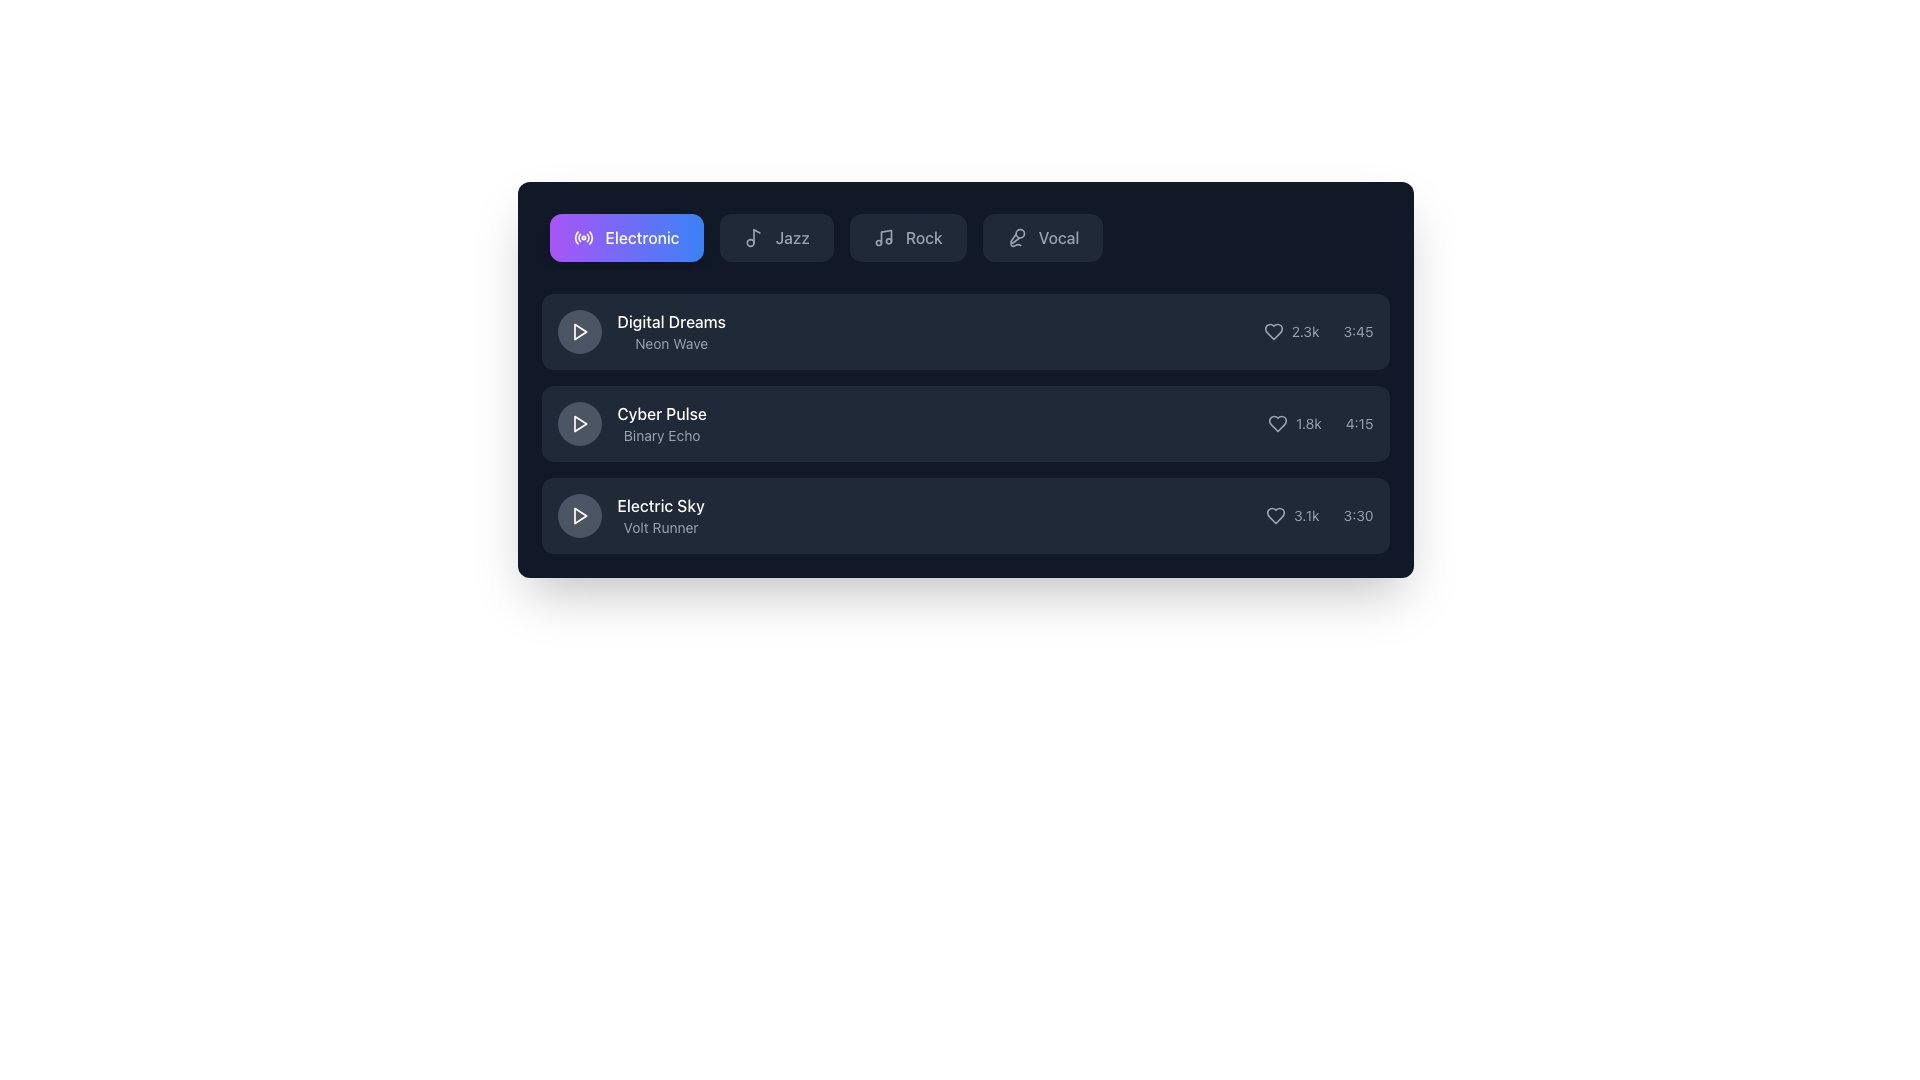  I want to click on the play button for the audio track 'Cyber Pulse' by 'Binary Echo', so click(578, 423).